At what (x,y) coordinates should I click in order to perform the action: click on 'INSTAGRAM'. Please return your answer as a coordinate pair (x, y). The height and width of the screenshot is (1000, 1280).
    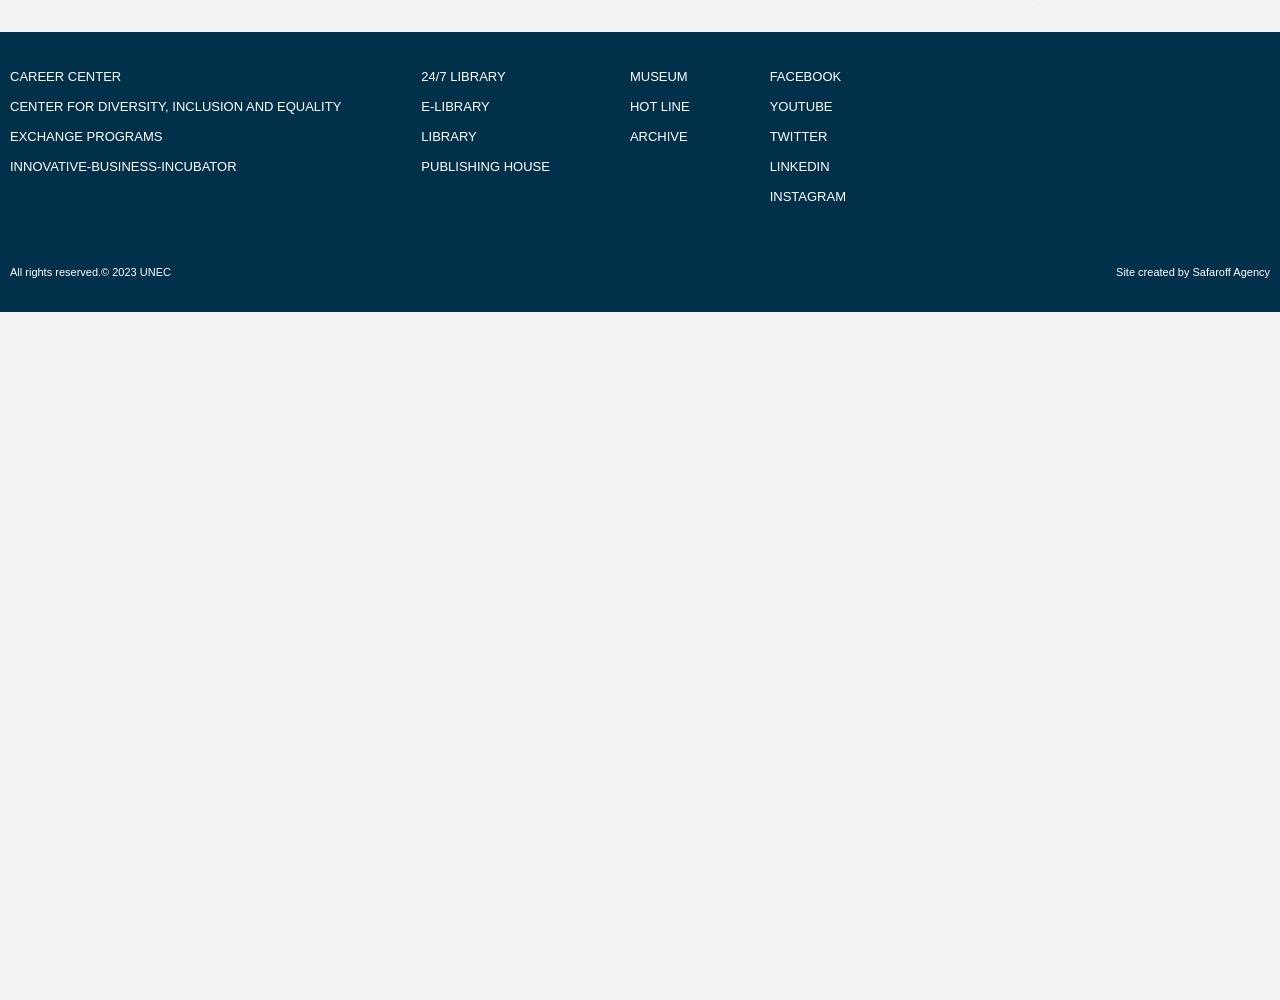
    Looking at the image, I should click on (807, 195).